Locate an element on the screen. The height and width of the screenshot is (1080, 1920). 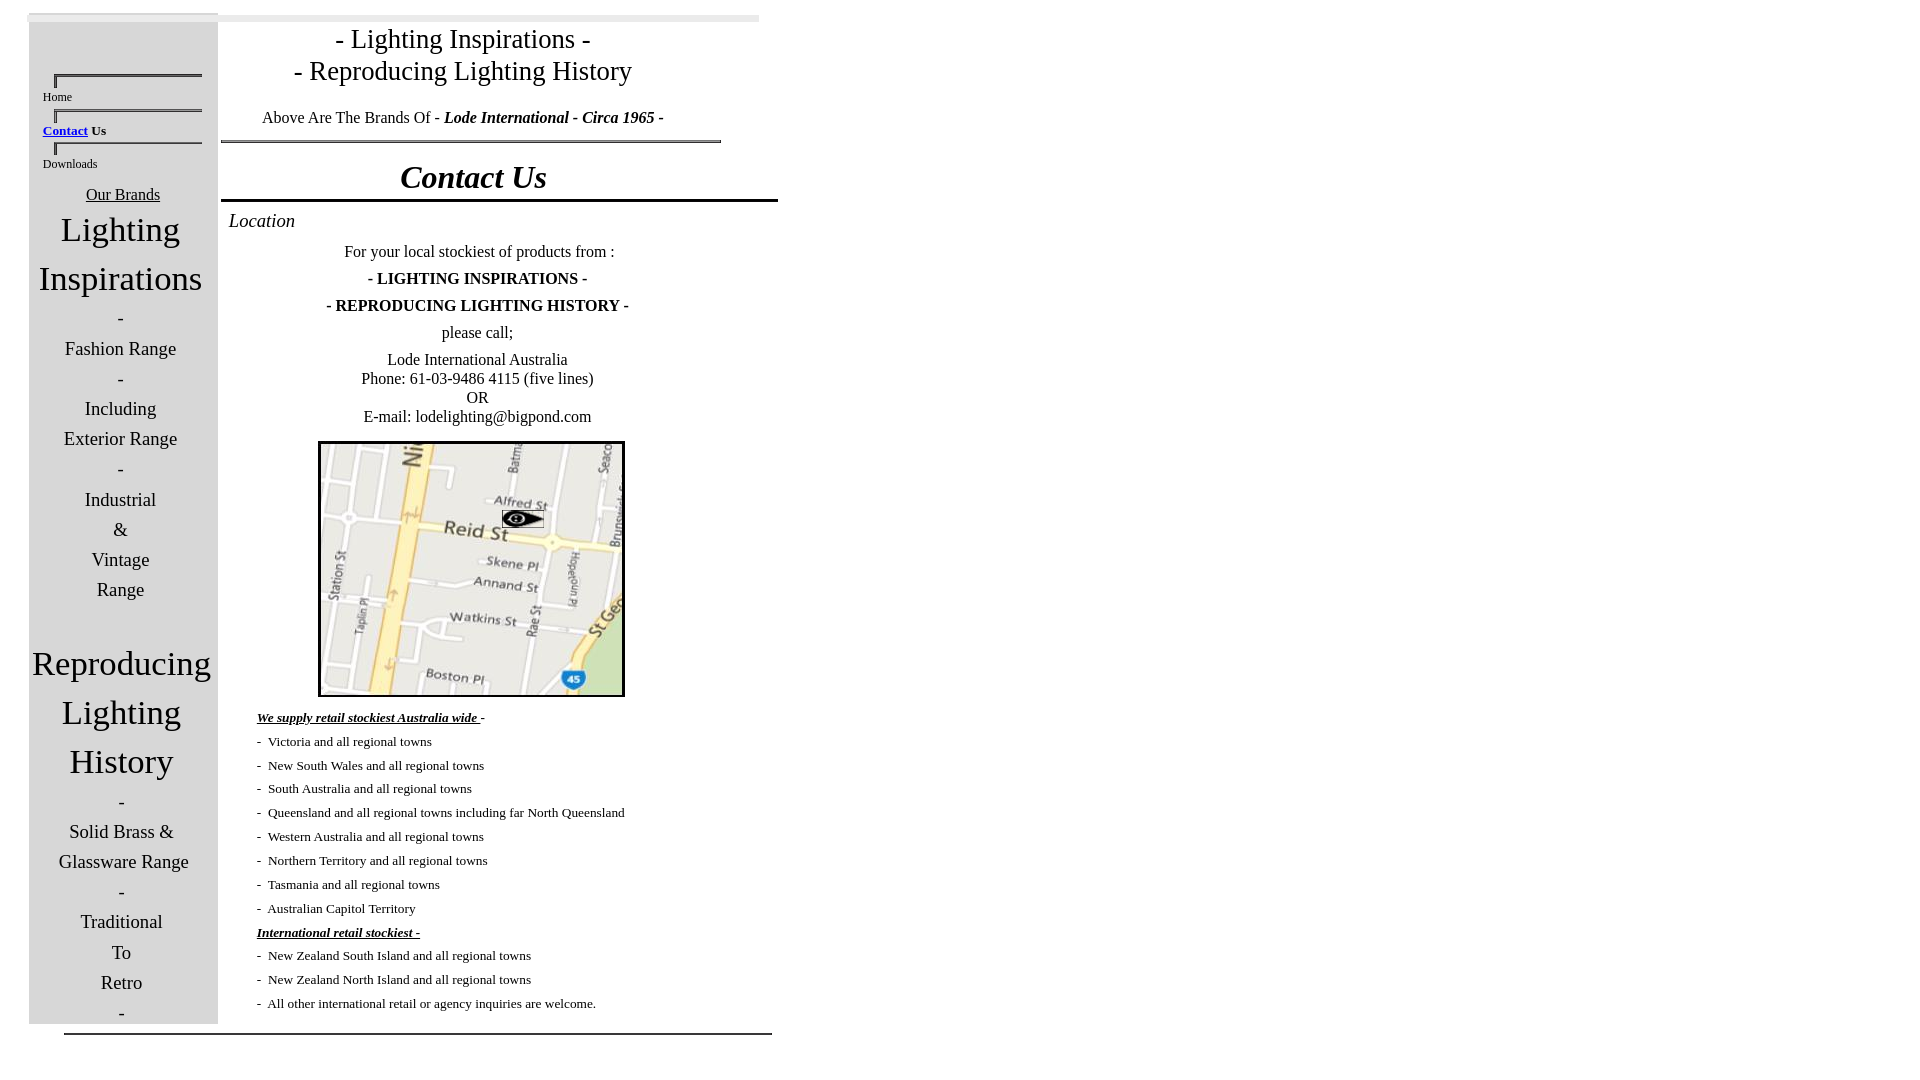
'Contact' is located at coordinates (65, 130).